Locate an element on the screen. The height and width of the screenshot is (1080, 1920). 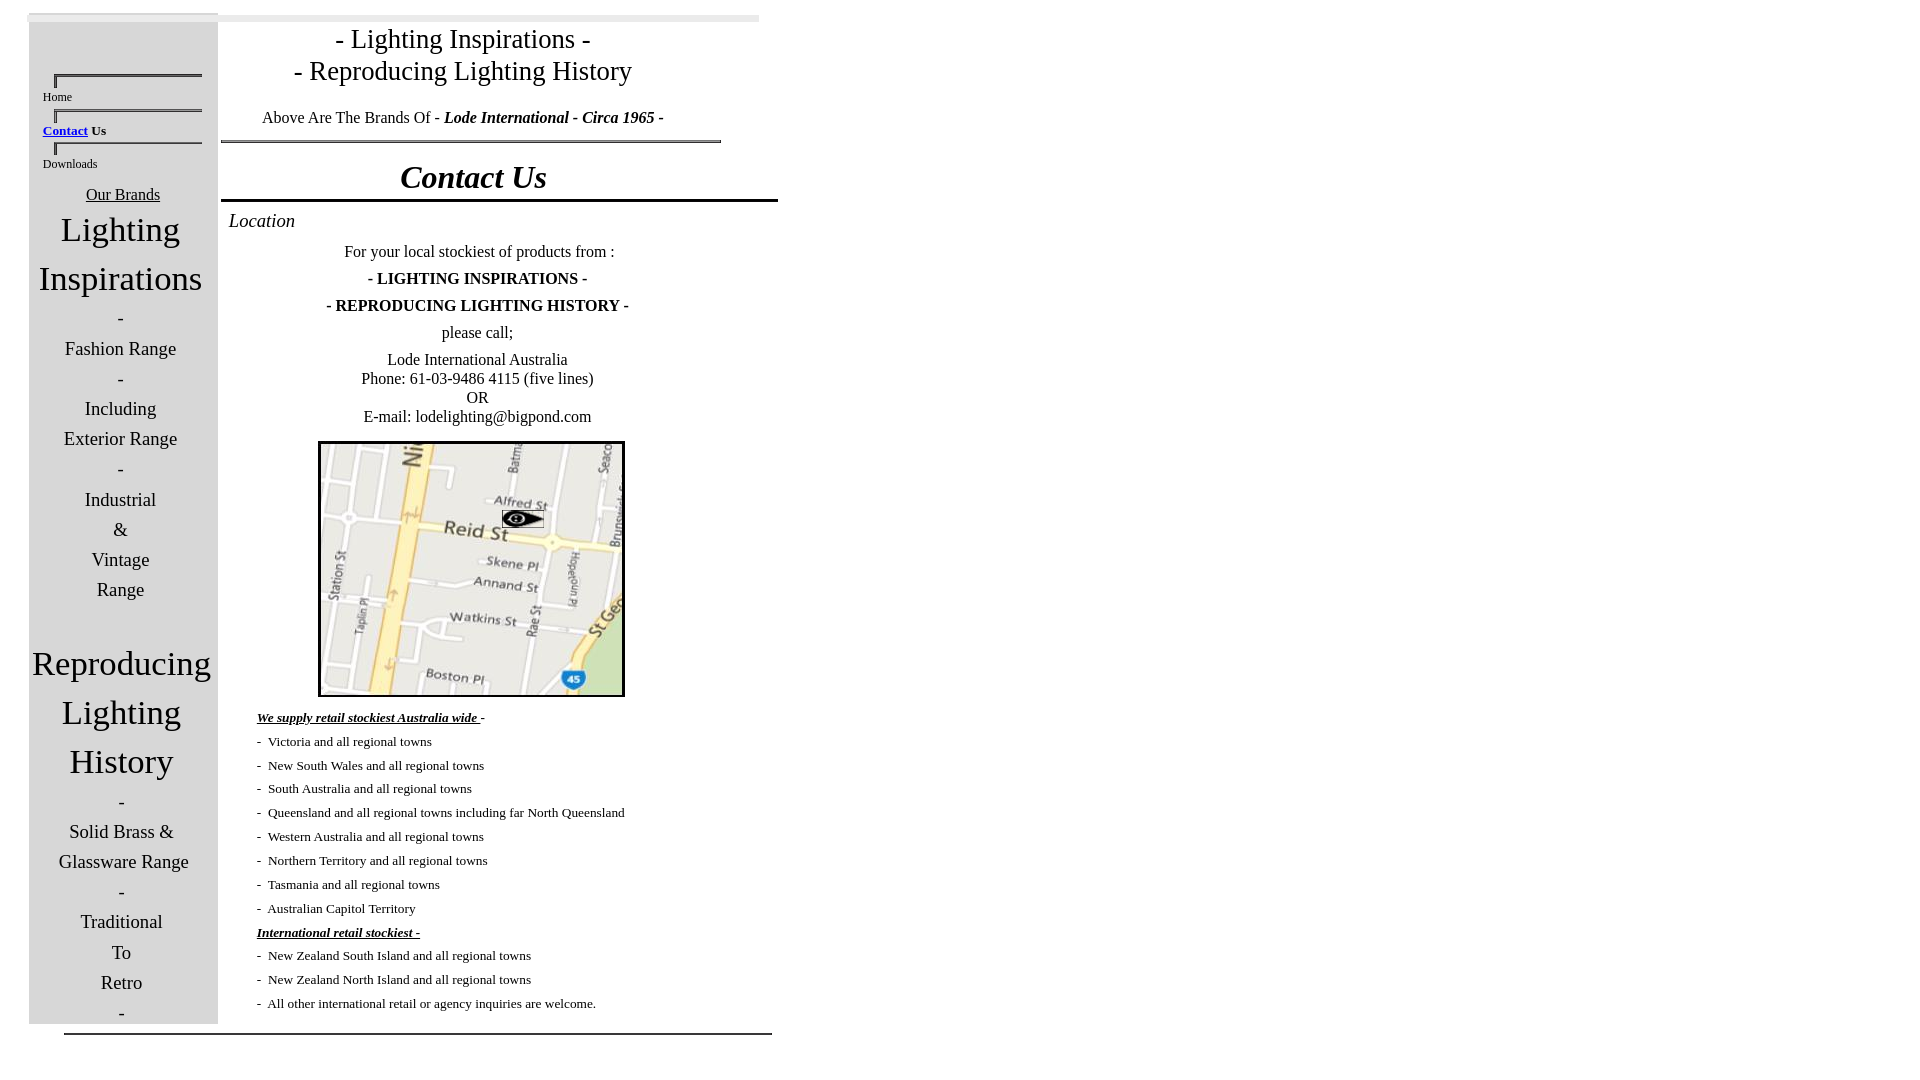
'Contact' is located at coordinates (65, 130).